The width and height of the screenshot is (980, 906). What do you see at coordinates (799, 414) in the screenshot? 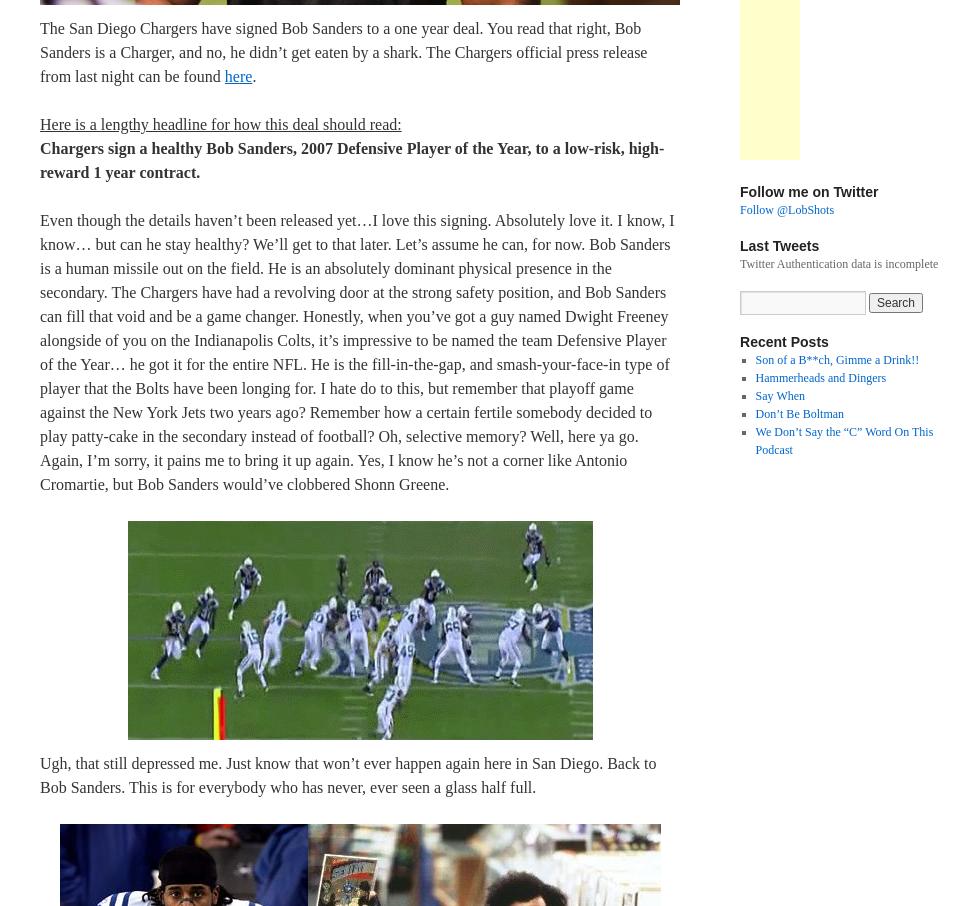
I see `'Don’t Be Boltman'` at bounding box center [799, 414].